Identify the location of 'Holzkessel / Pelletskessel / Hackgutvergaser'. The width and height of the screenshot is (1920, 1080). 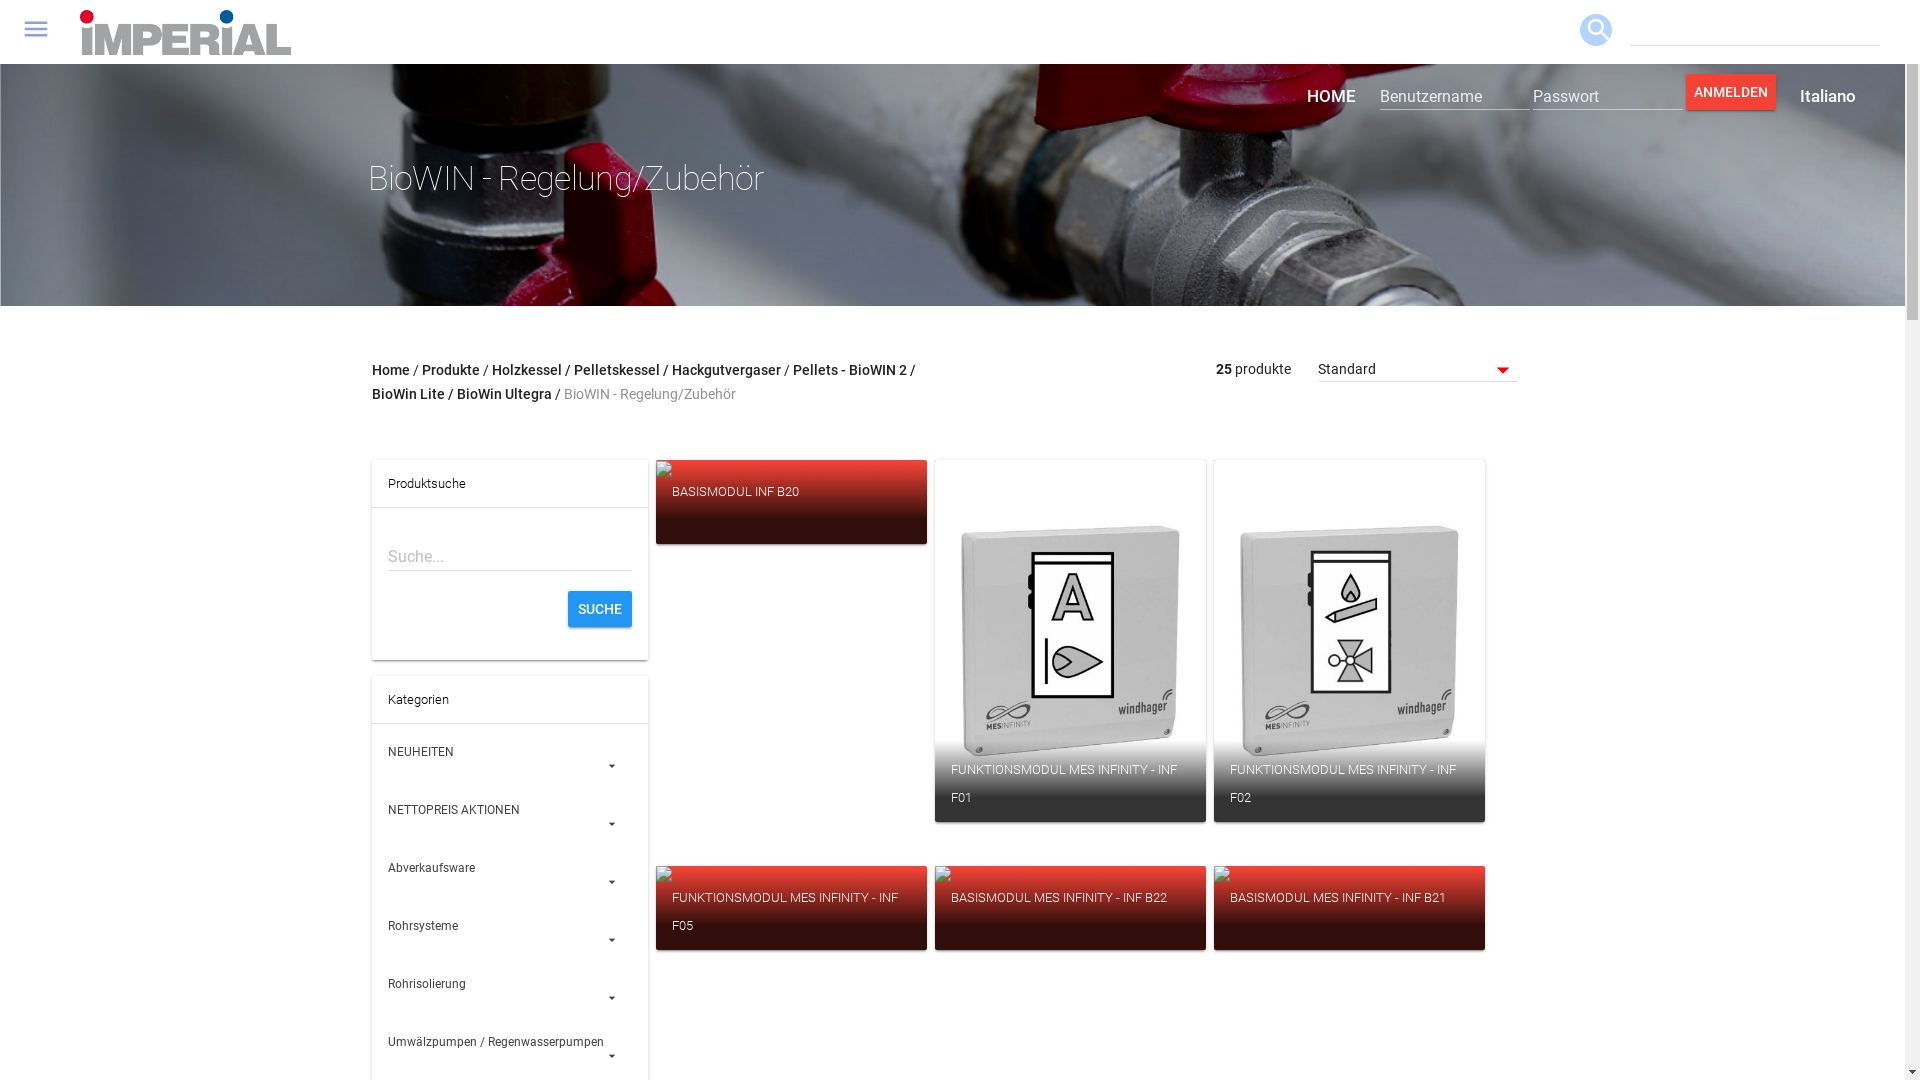
(635, 370).